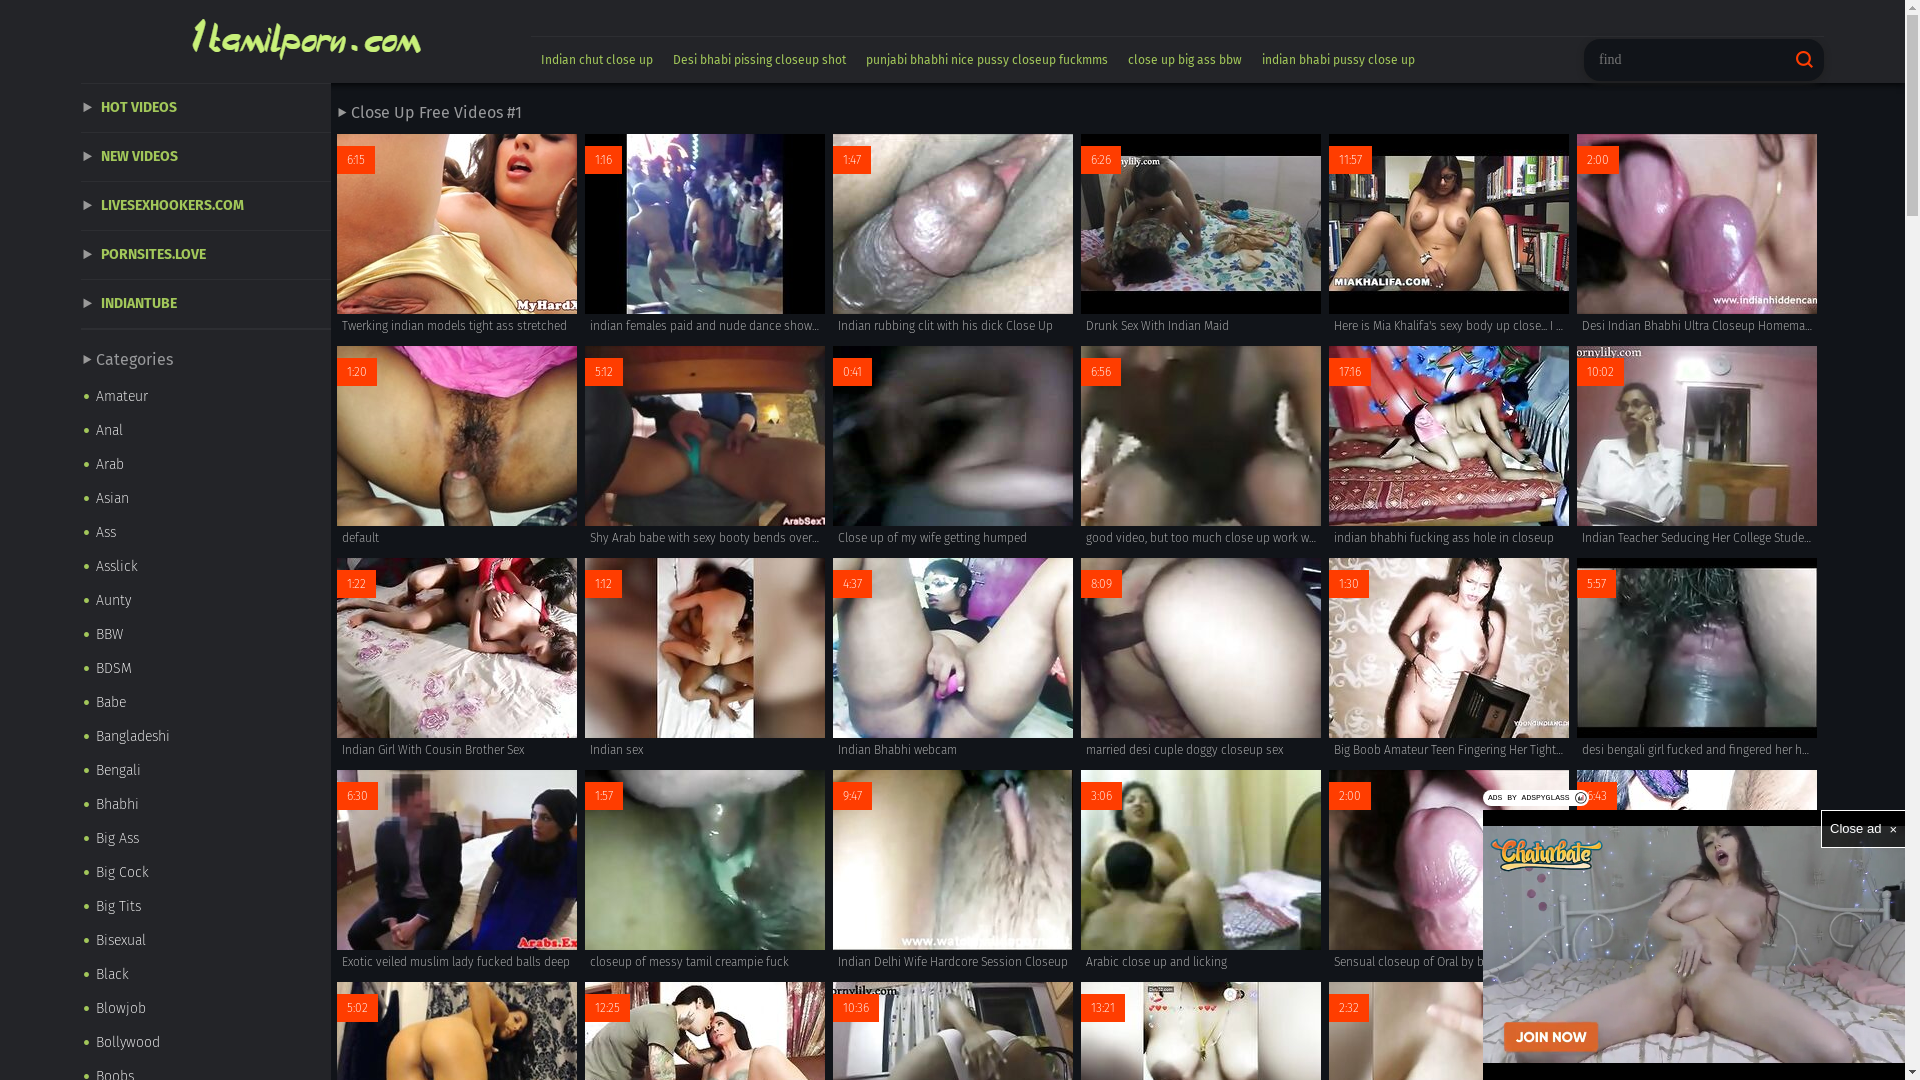  Describe the element at coordinates (206, 906) in the screenshot. I see `'Big Tits'` at that location.